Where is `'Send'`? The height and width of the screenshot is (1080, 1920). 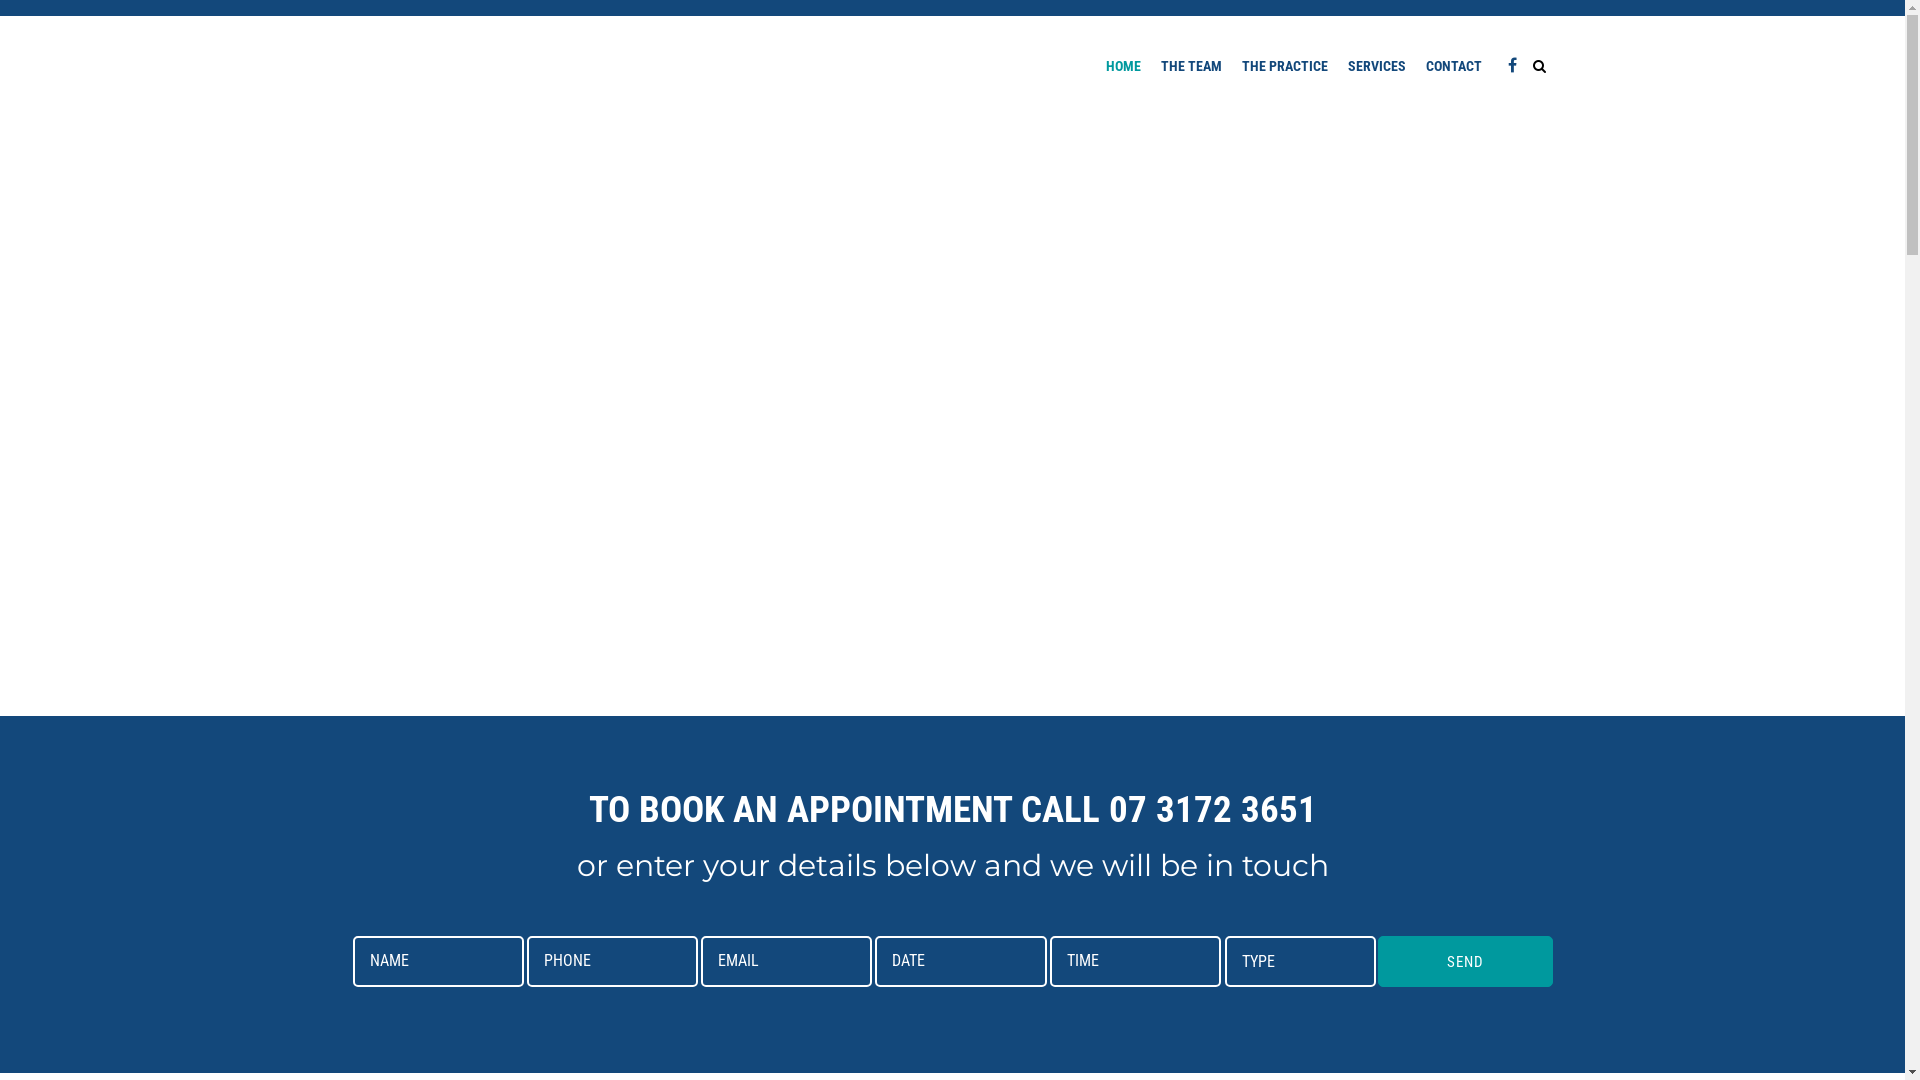 'Send' is located at coordinates (1464, 960).